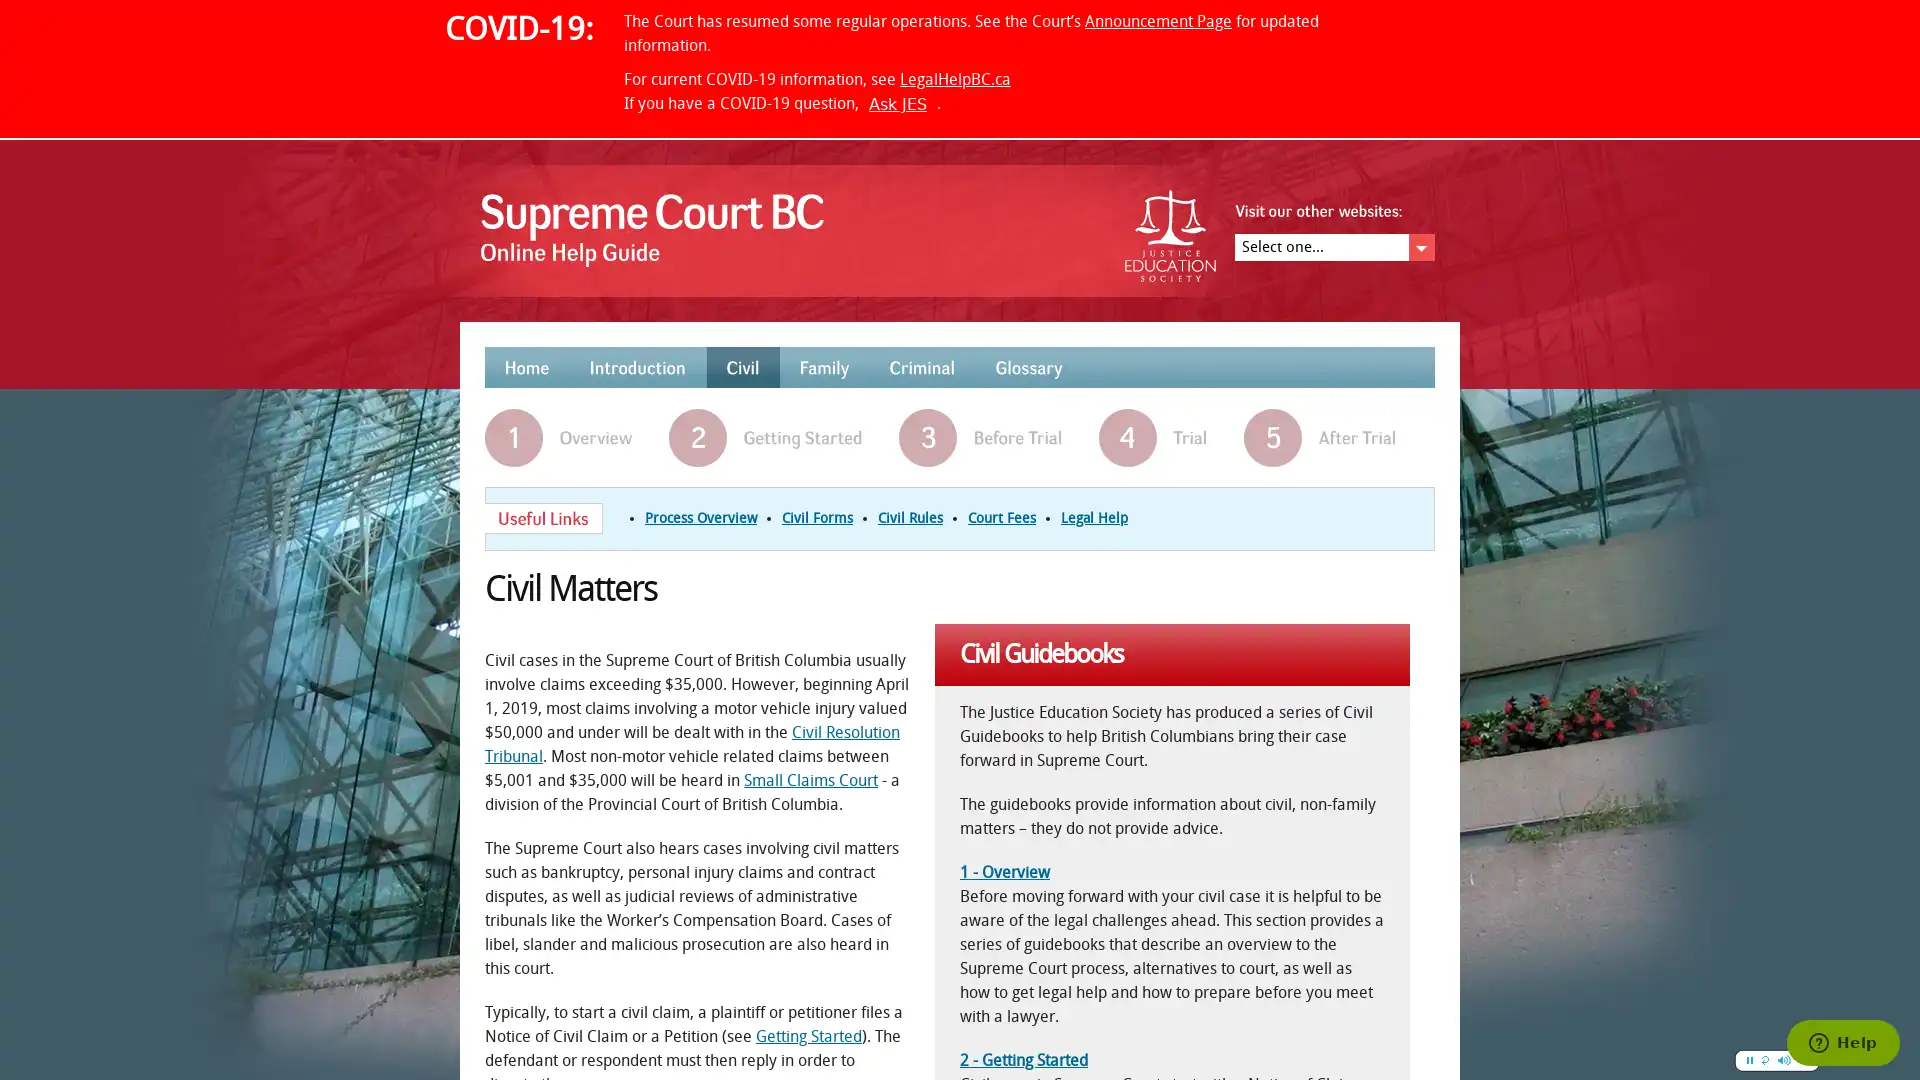 This screenshot has width=1920, height=1080. Describe the element at coordinates (896, 104) in the screenshot. I see `Ask JES` at that location.